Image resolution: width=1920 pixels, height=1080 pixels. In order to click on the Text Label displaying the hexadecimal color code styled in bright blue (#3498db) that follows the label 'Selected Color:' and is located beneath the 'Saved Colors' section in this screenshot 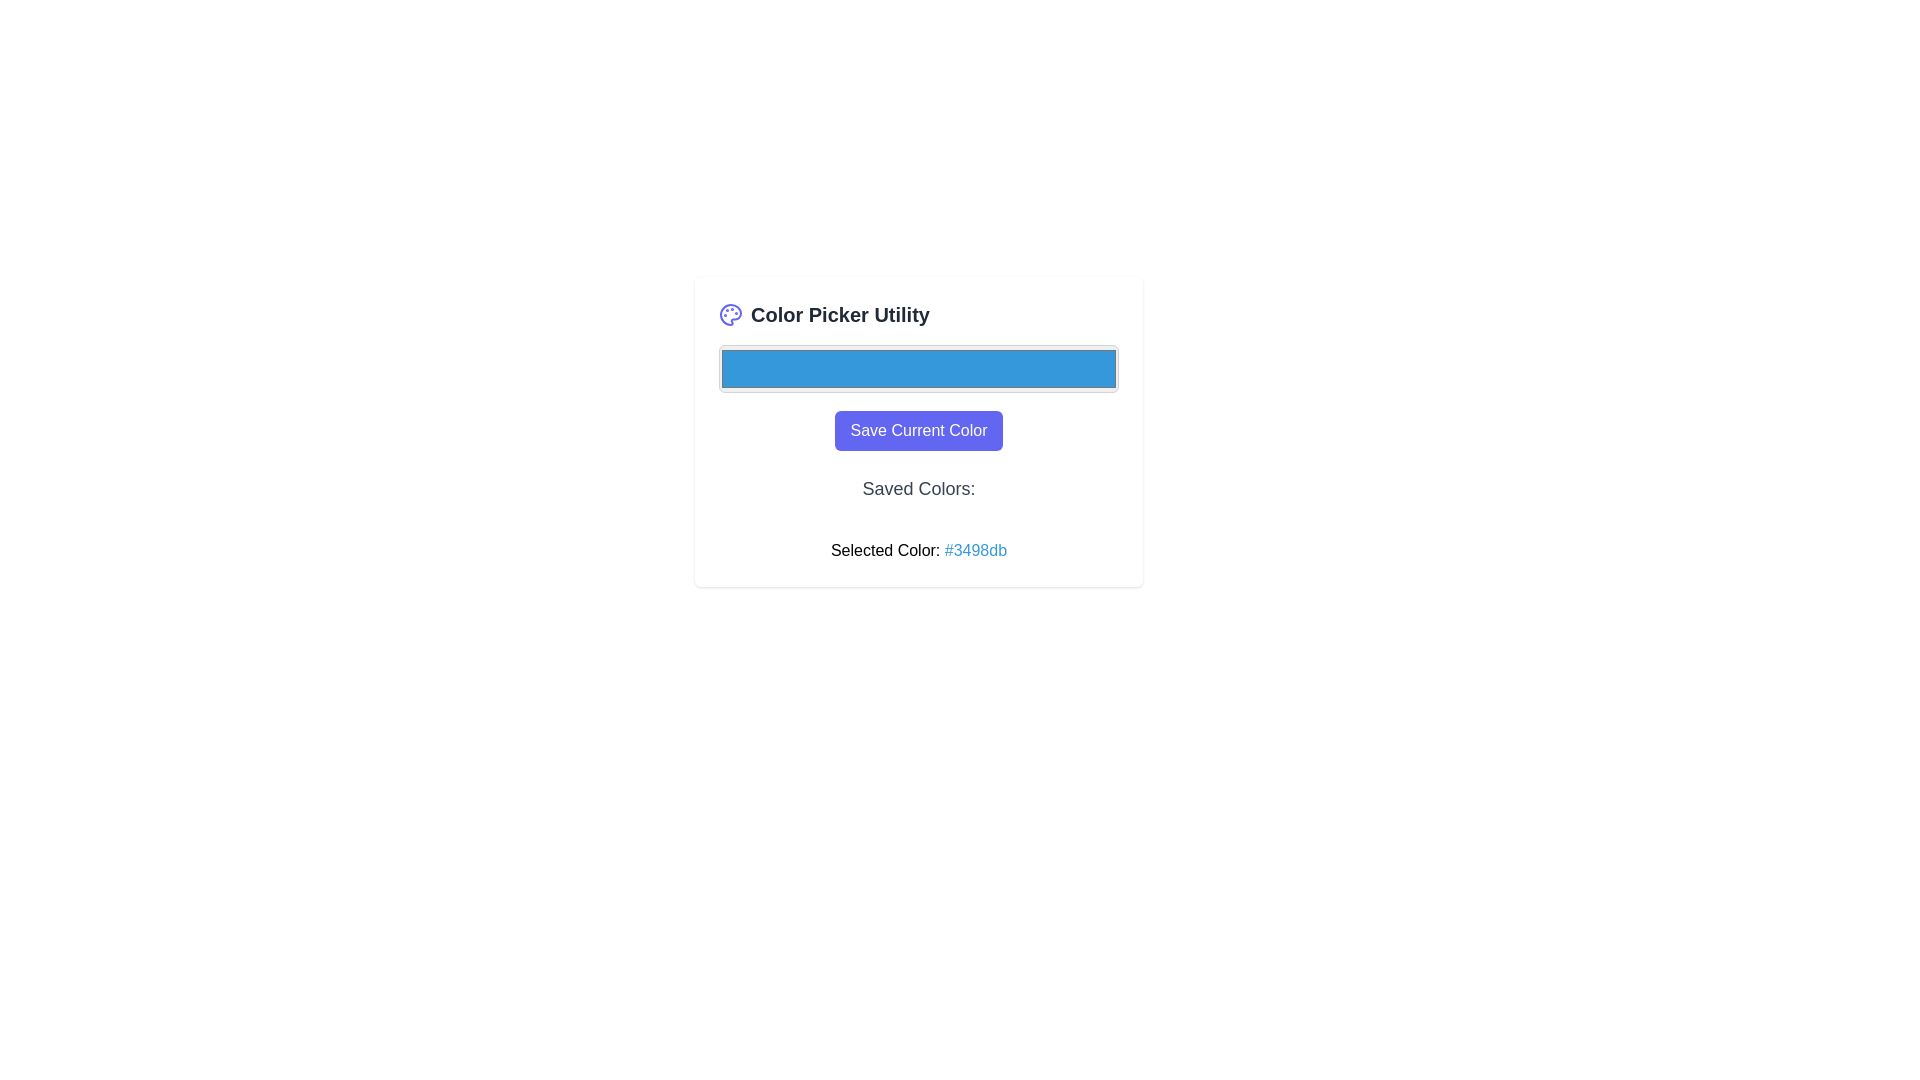, I will do `click(975, 550)`.